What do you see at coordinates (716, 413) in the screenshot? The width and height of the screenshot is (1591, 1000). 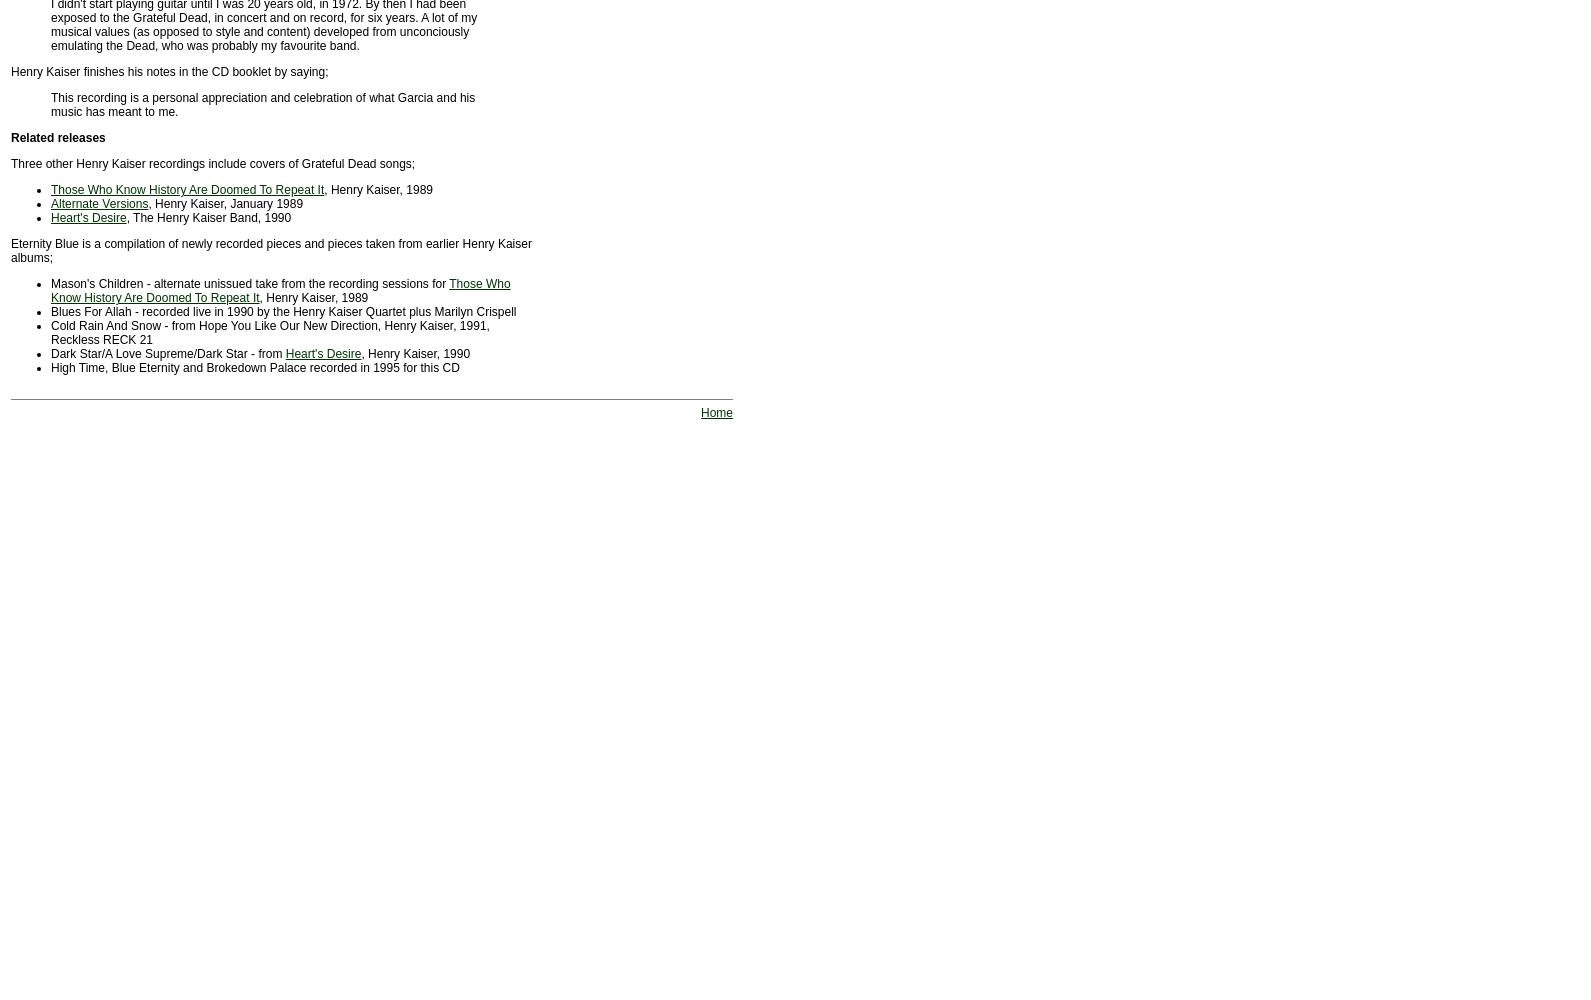 I see `'Home'` at bounding box center [716, 413].